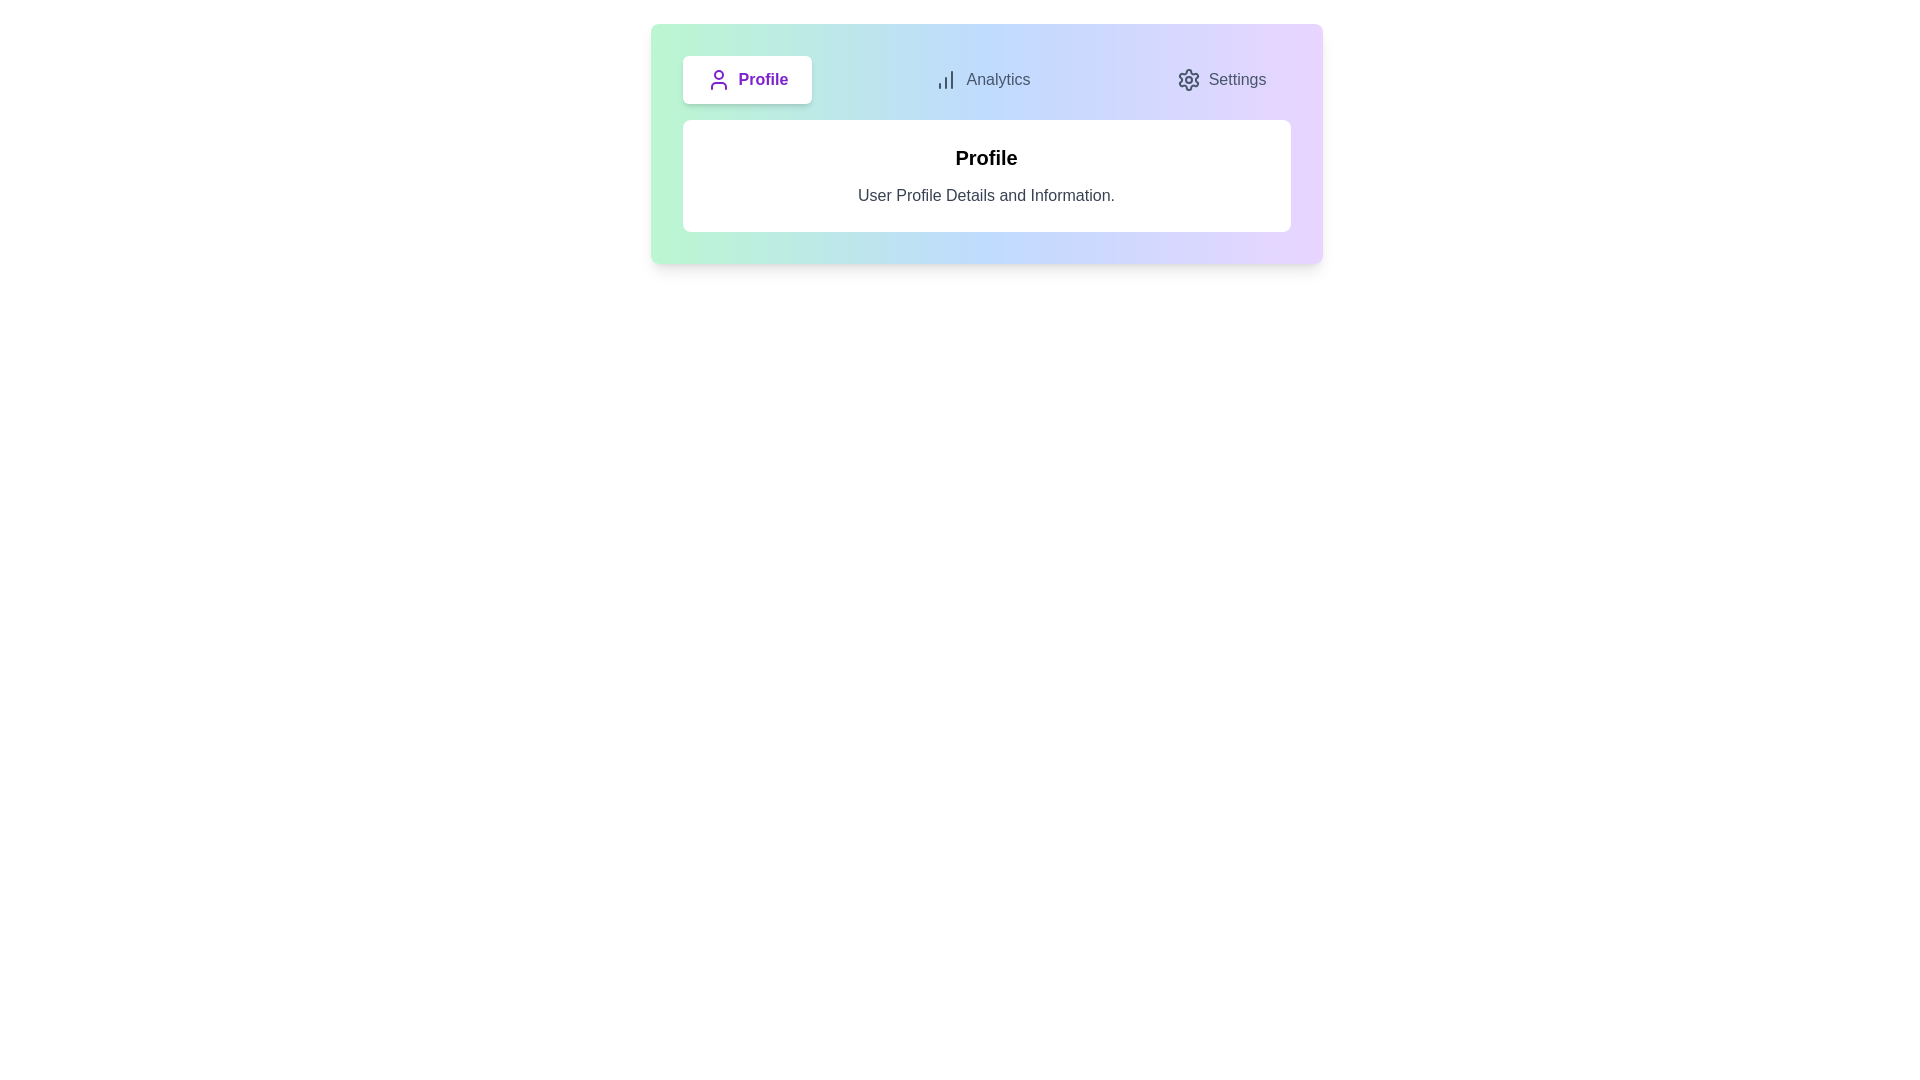 This screenshot has width=1920, height=1080. I want to click on the Settings tab button to switch to the corresponding tab, so click(1220, 79).